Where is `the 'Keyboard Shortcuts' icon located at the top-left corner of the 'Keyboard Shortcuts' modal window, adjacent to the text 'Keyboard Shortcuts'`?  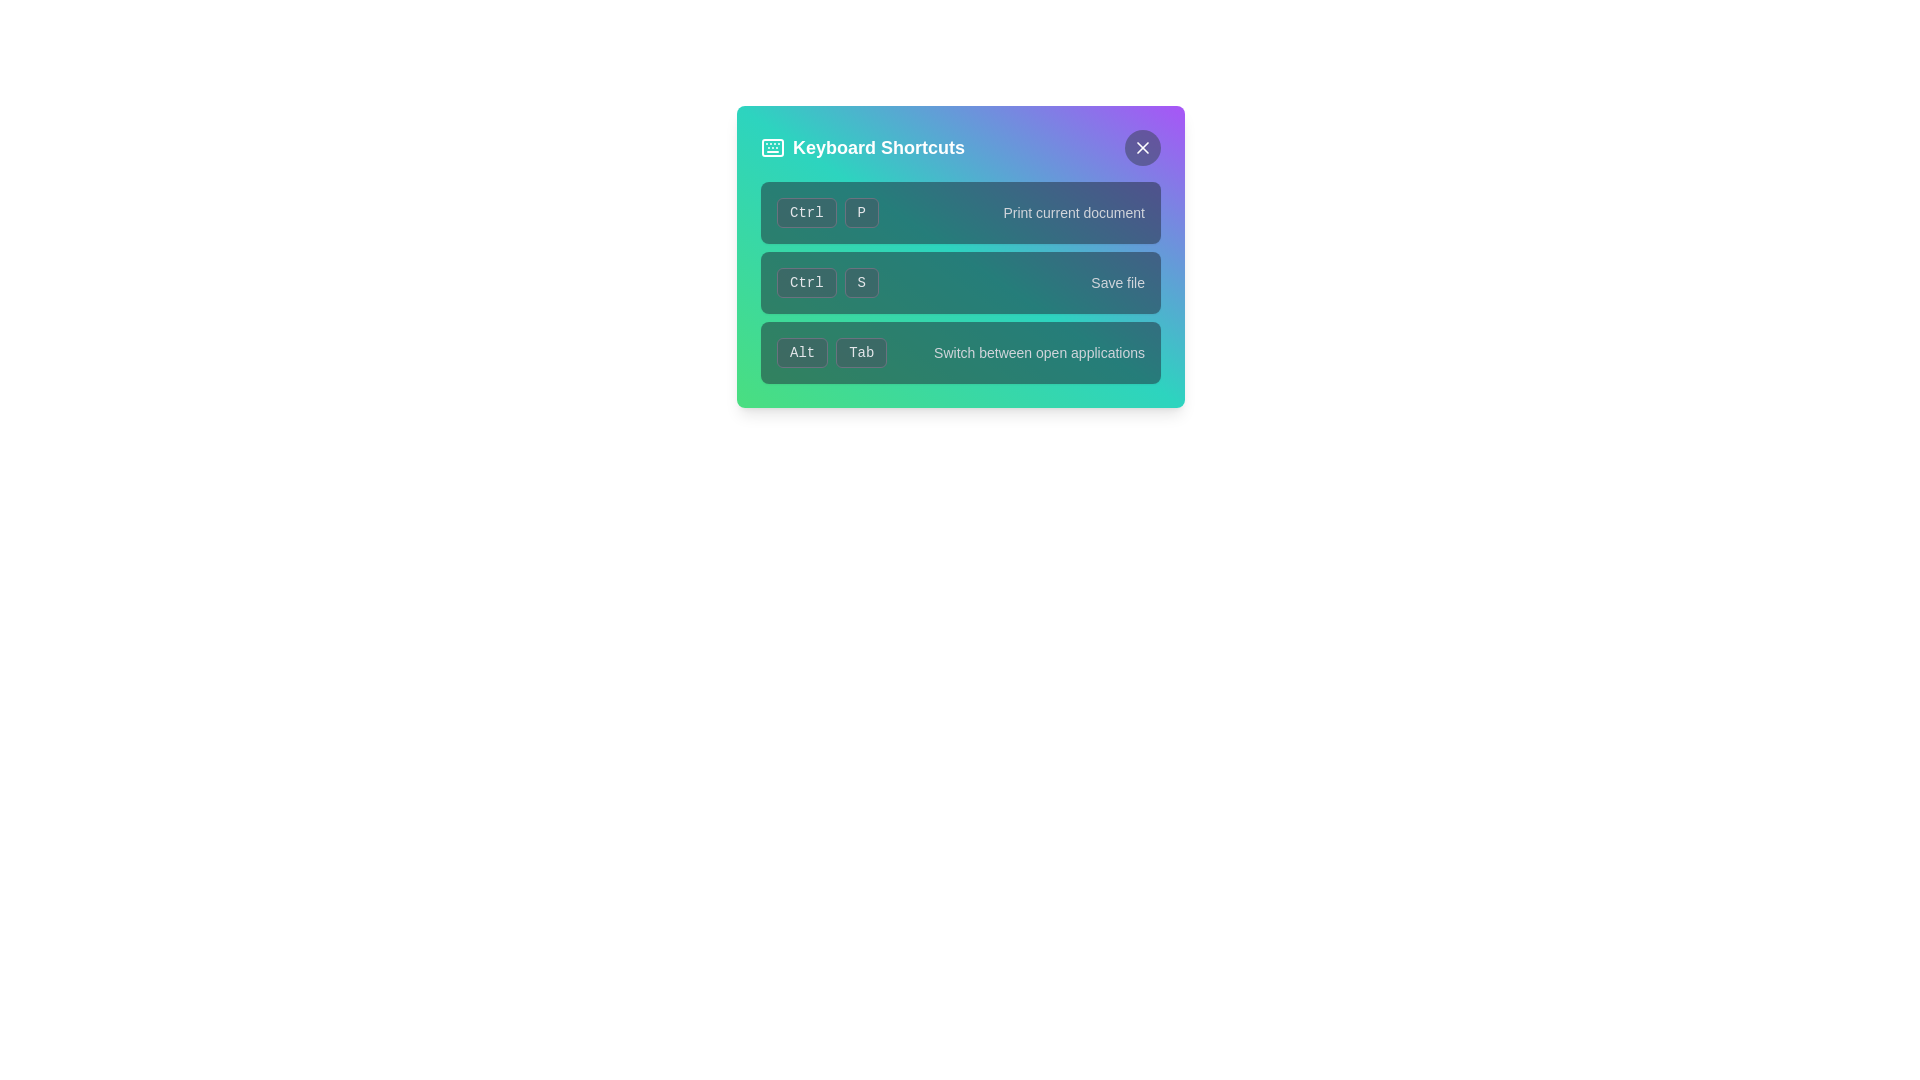
the 'Keyboard Shortcuts' icon located at the top-left corner of the 'Keyboard Shortcuts' modal window, adjacent to the text 'Keyboard Shortcuts' is located at coordinates (771, 146).